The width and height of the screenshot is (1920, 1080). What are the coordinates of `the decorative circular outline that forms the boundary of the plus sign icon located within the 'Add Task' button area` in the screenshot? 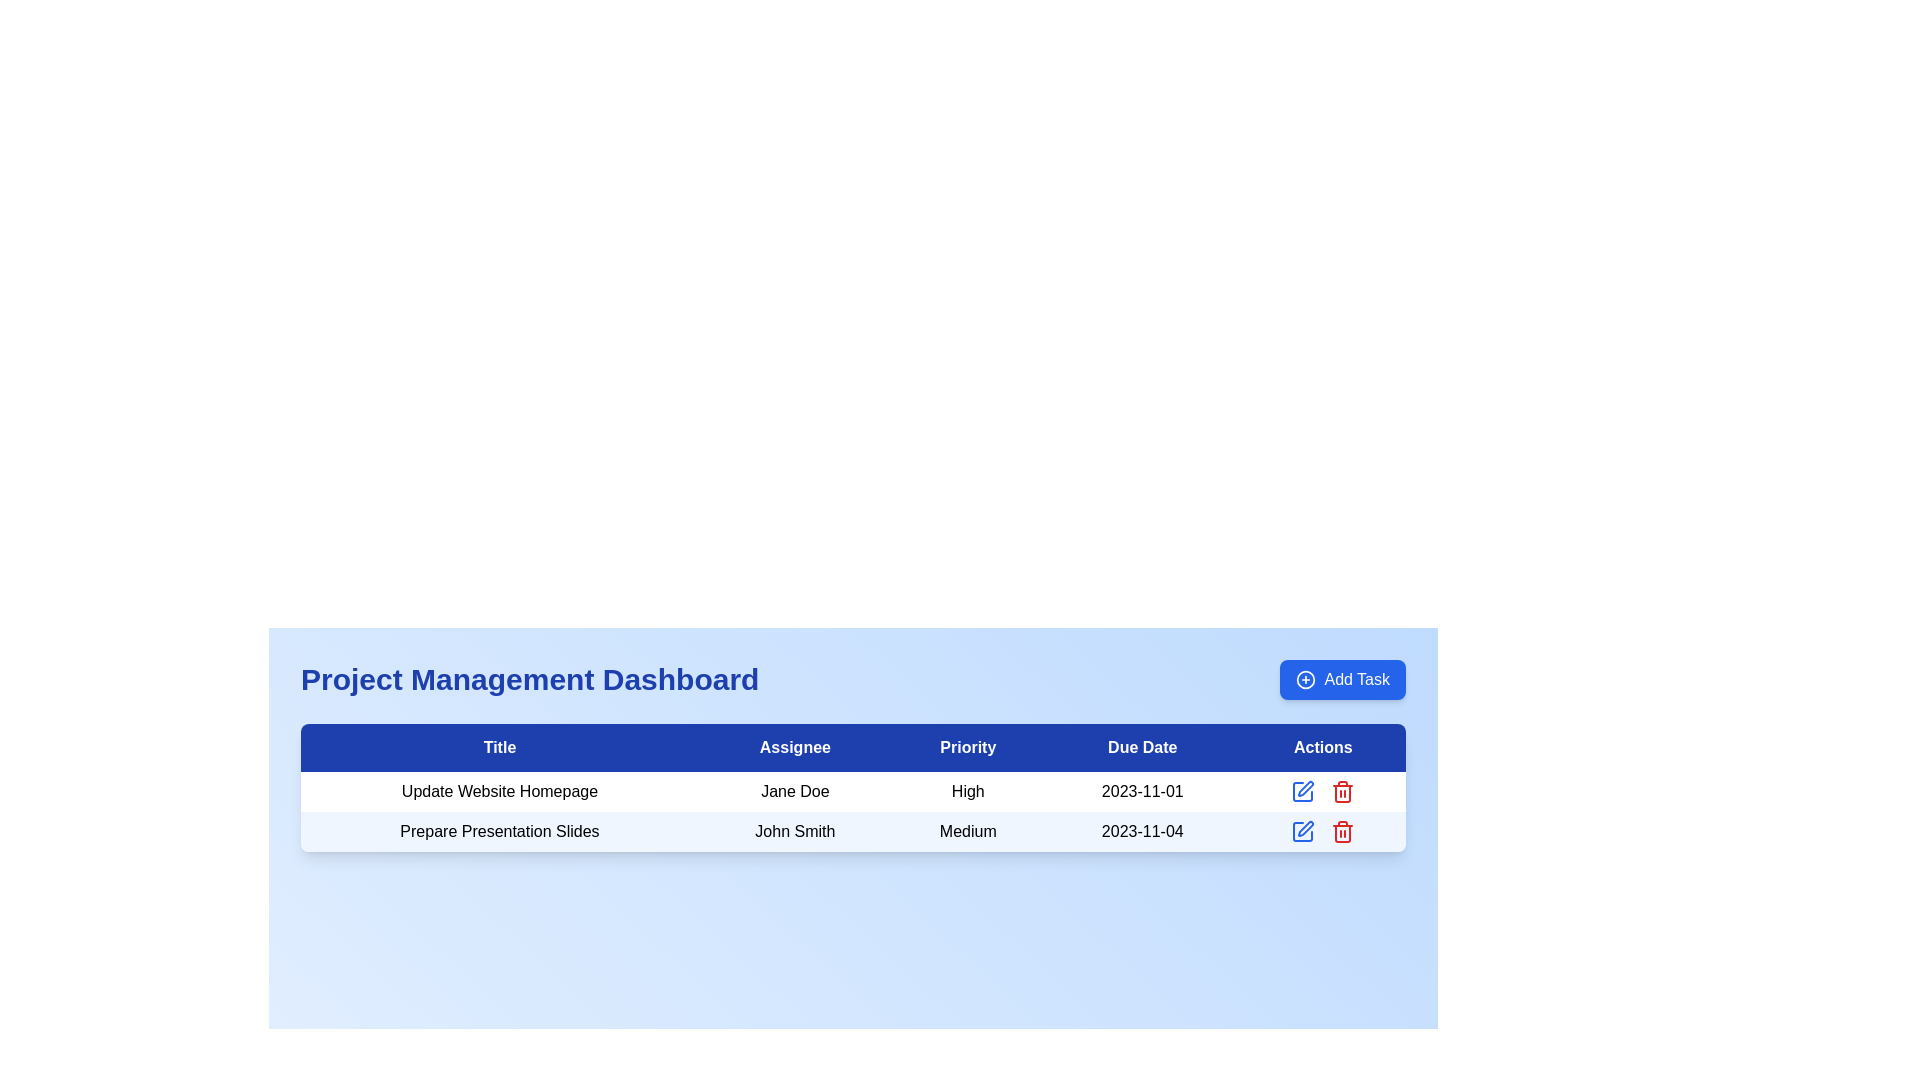 It's located at (1306, 678).